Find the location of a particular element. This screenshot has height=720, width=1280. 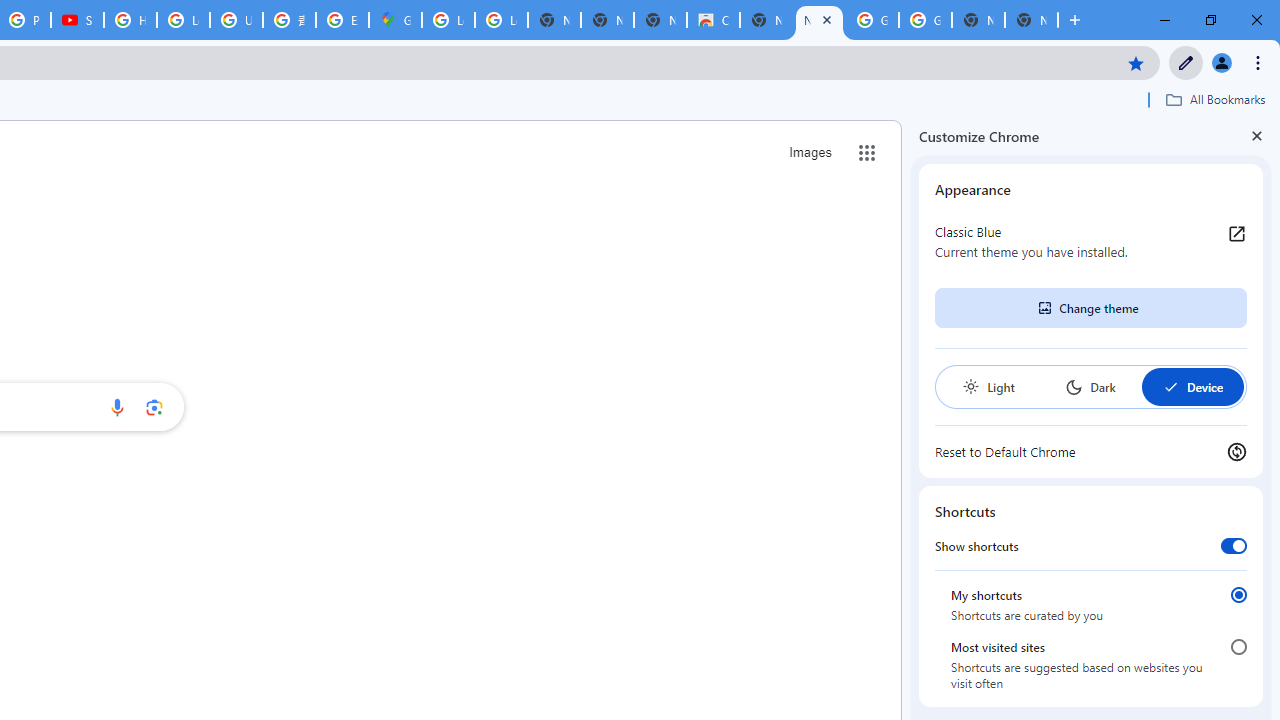

'Change theme' is located at coordinates (1089, 308).